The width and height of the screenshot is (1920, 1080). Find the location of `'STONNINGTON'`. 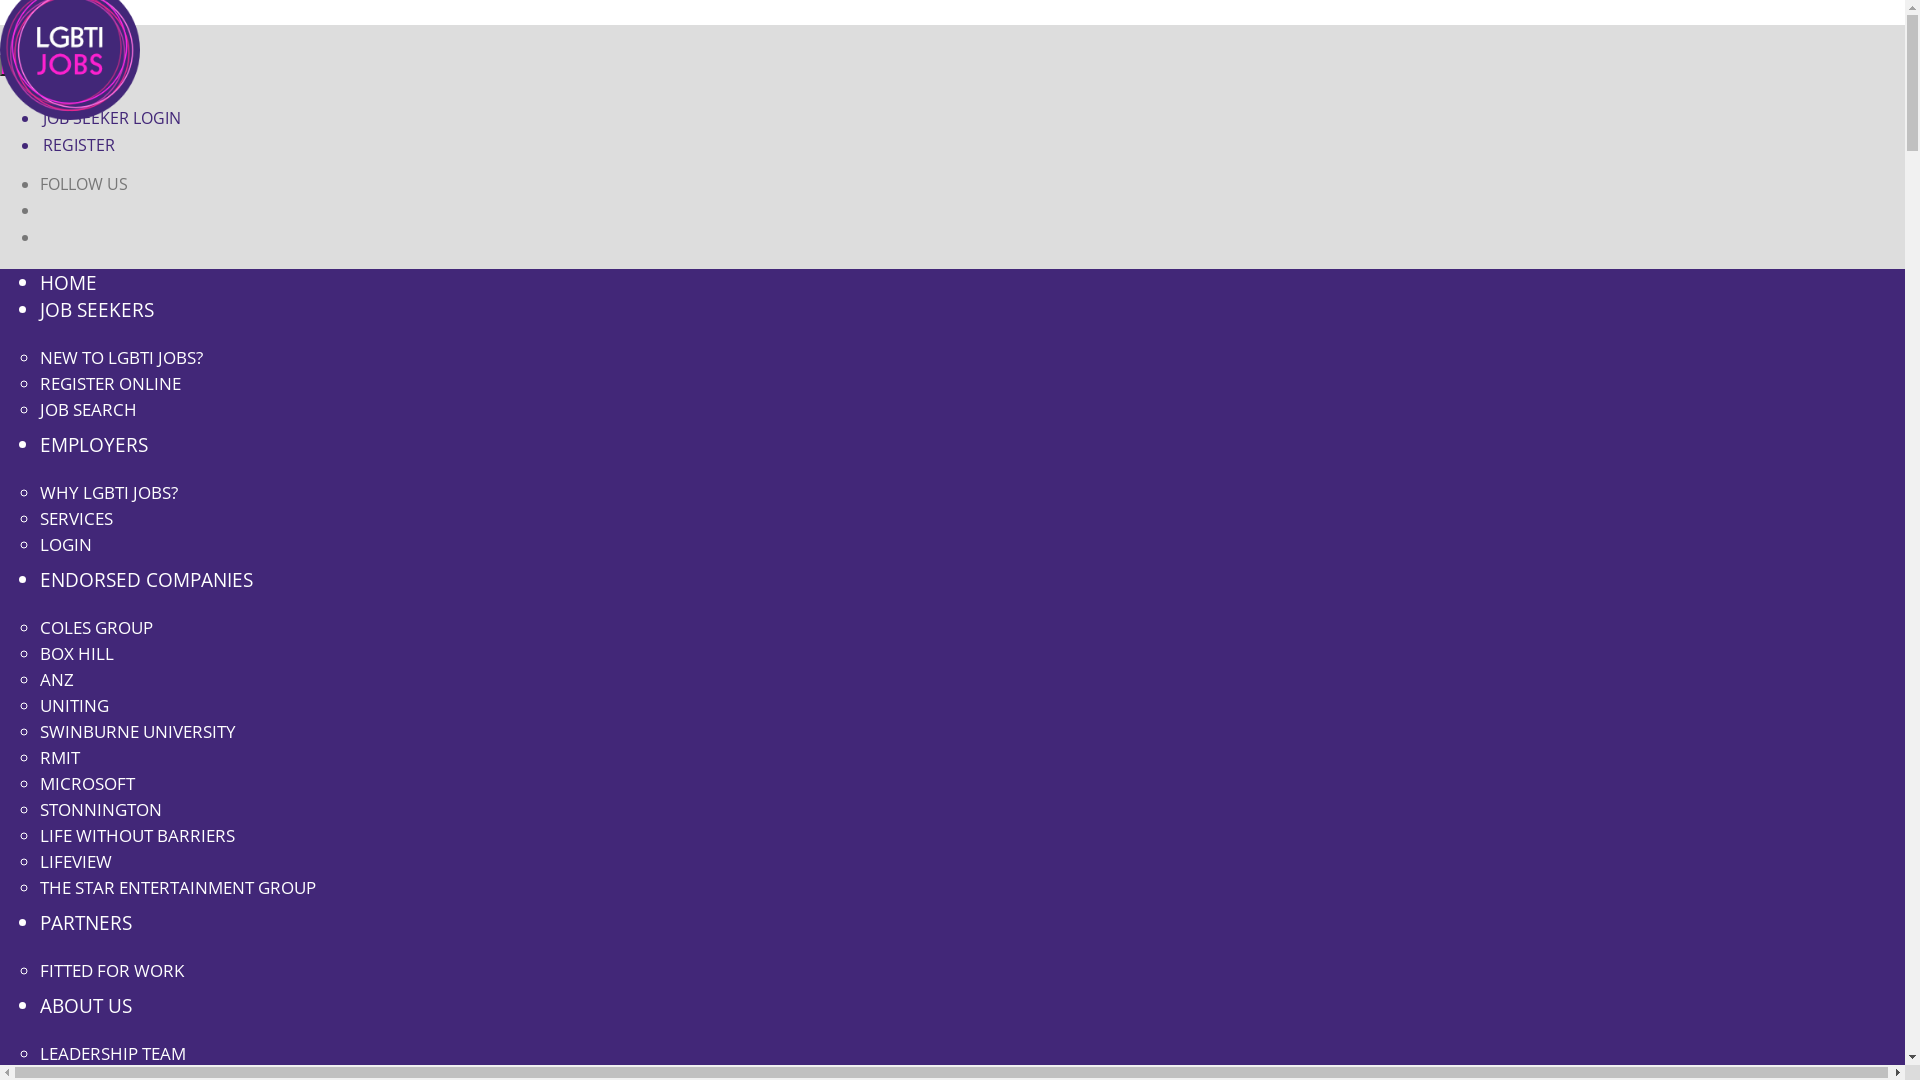

'STONNINGTON' is located at coordinates (99, 808).